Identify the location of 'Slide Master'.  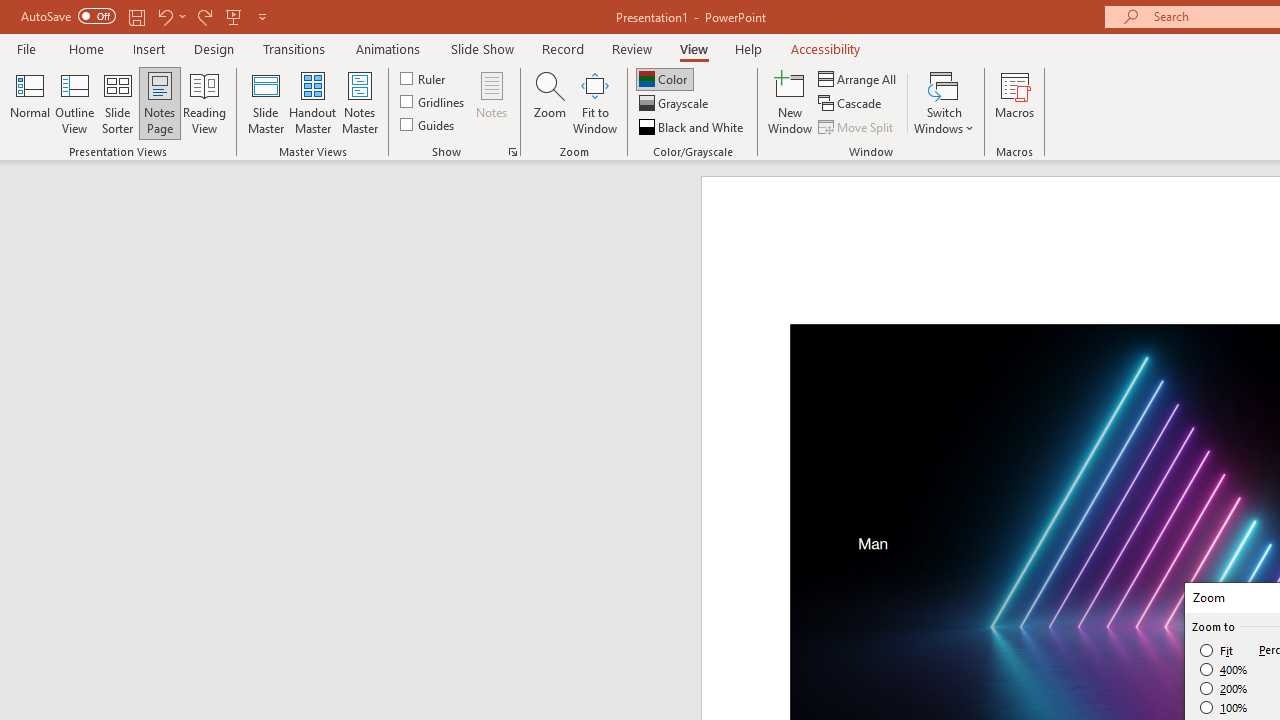
(264, 103).